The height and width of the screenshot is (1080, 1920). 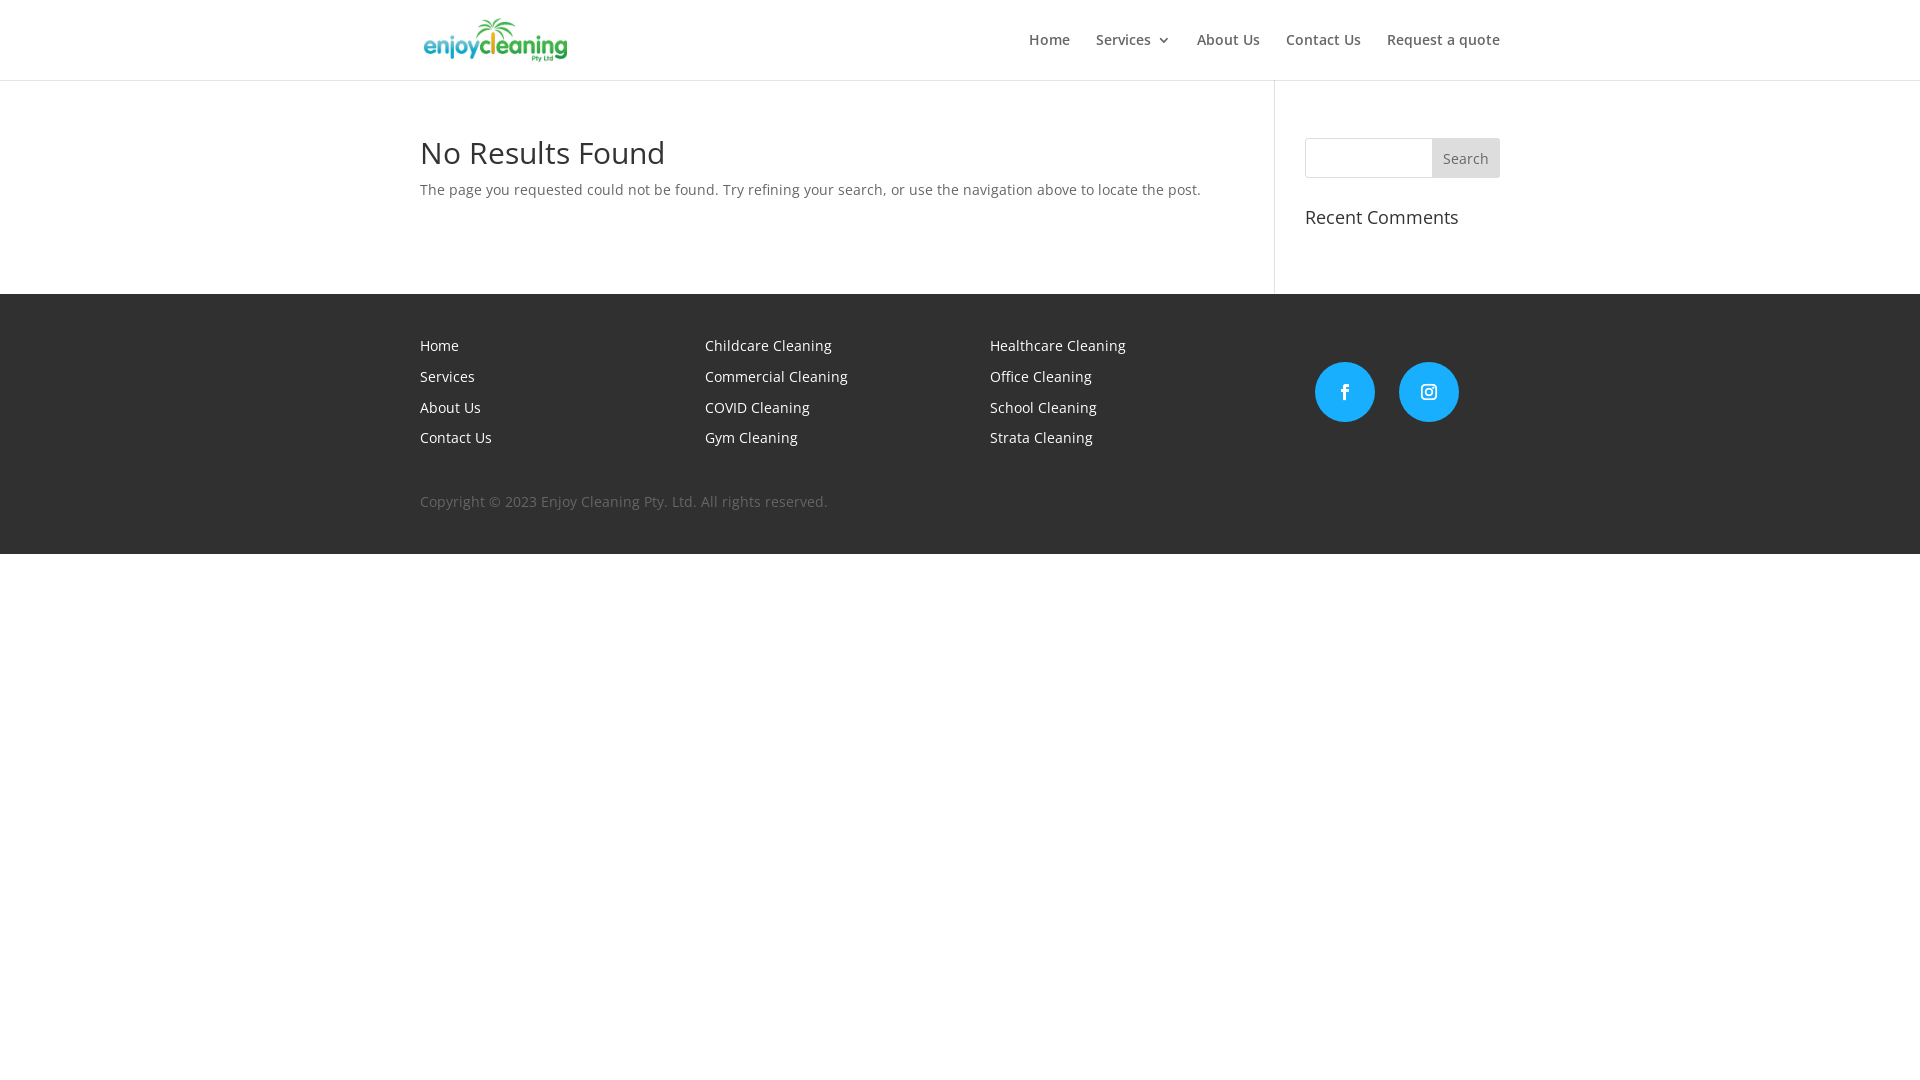 I want to click on 'Request a quote', so click(x=1443, y=55).